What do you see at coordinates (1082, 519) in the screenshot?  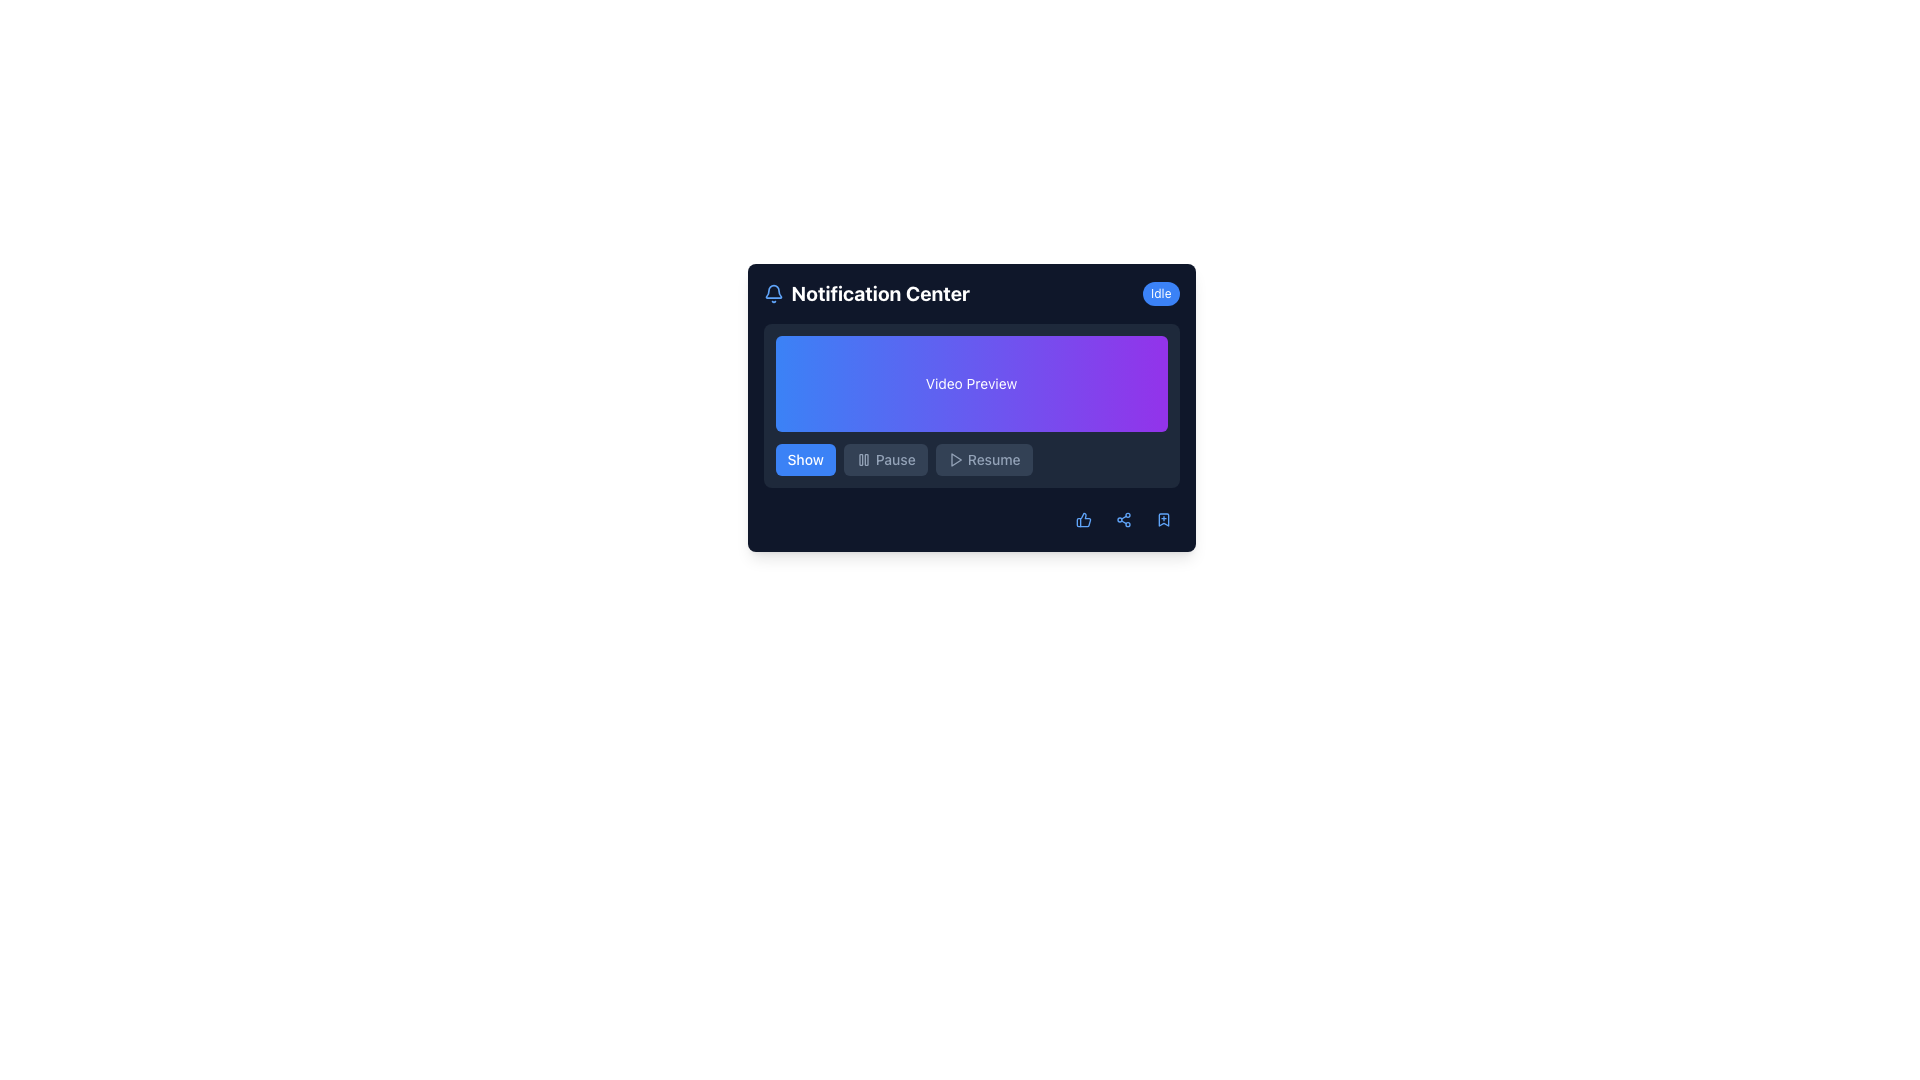 I see `the thumbs-up icon located in the notification area near the bottom-right corner of the notification card` at bounding box center [1082, 519].